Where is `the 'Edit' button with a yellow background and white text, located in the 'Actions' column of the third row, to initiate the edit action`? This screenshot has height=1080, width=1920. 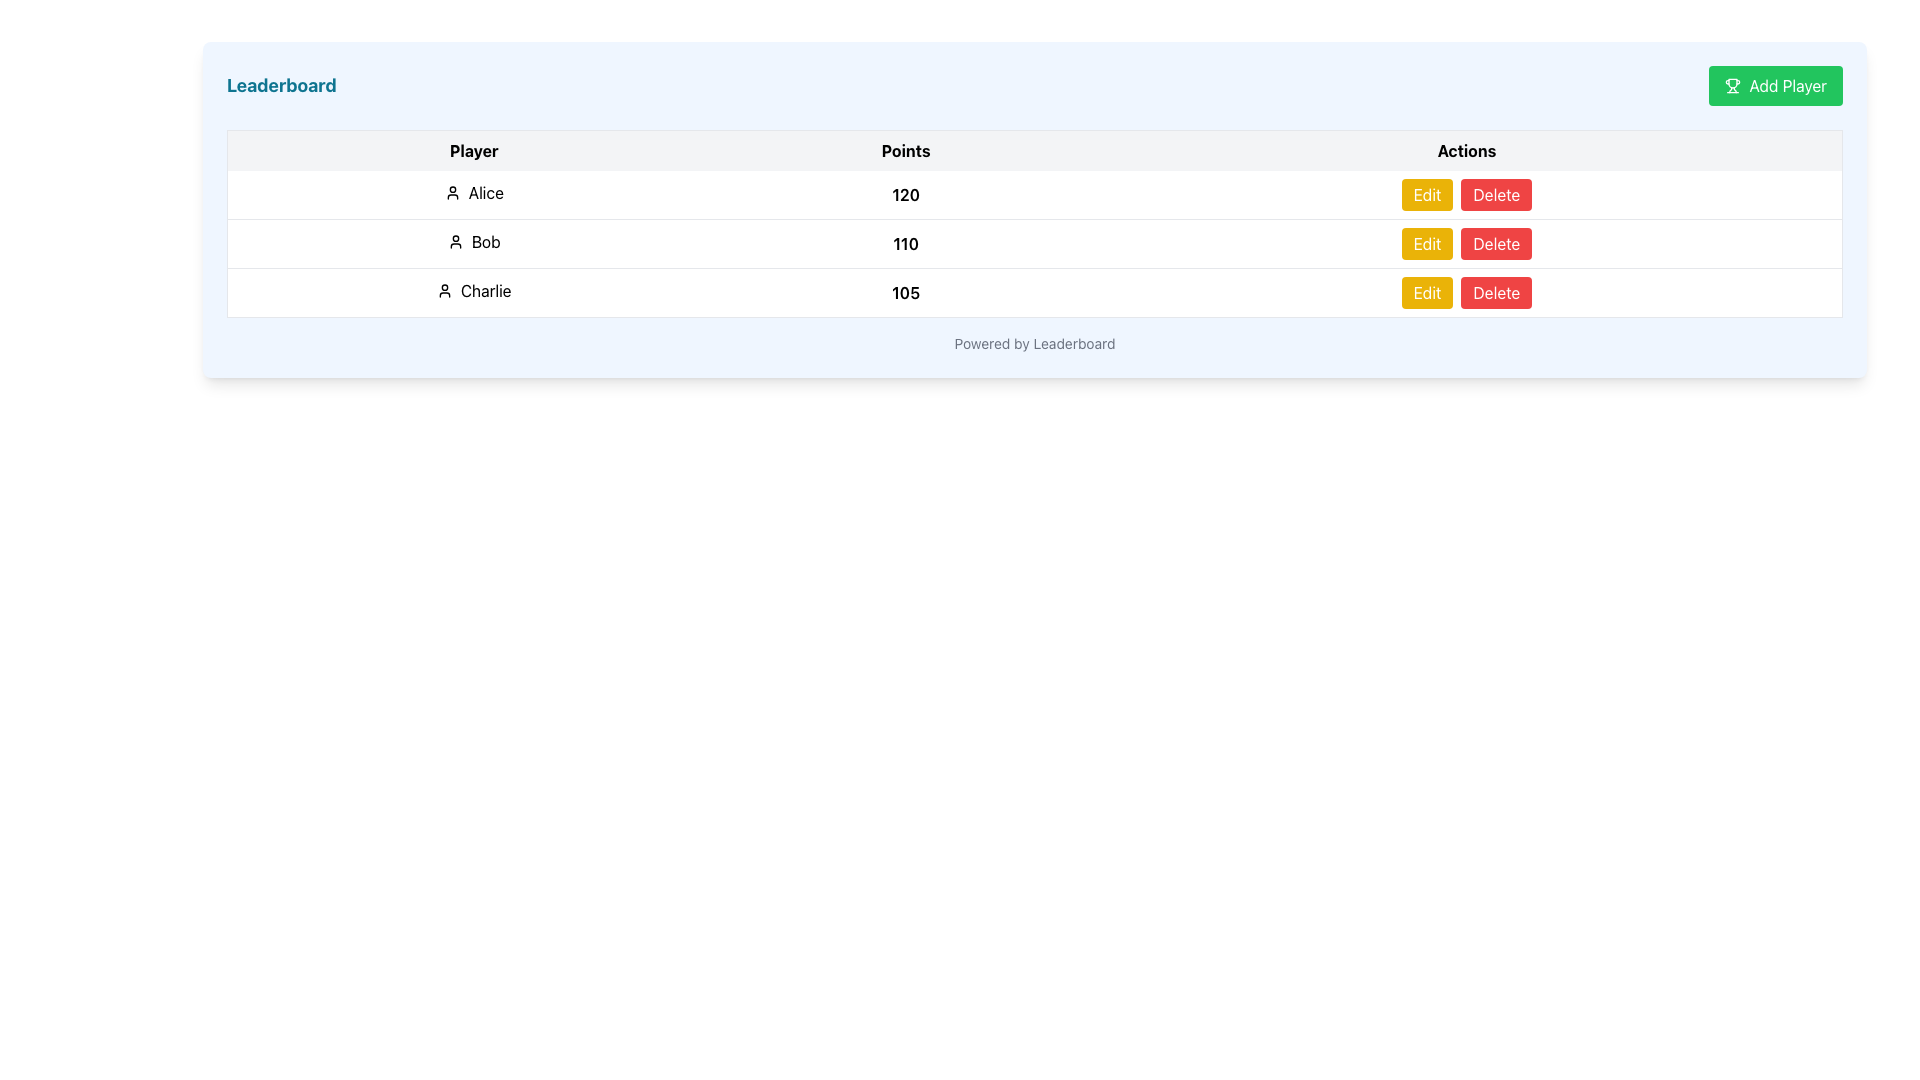
the 'Edit' button with a yellow background and white text, located in the 'Actions' column of the third row, to initiate the edit action is located at coordinates (1426, 293).